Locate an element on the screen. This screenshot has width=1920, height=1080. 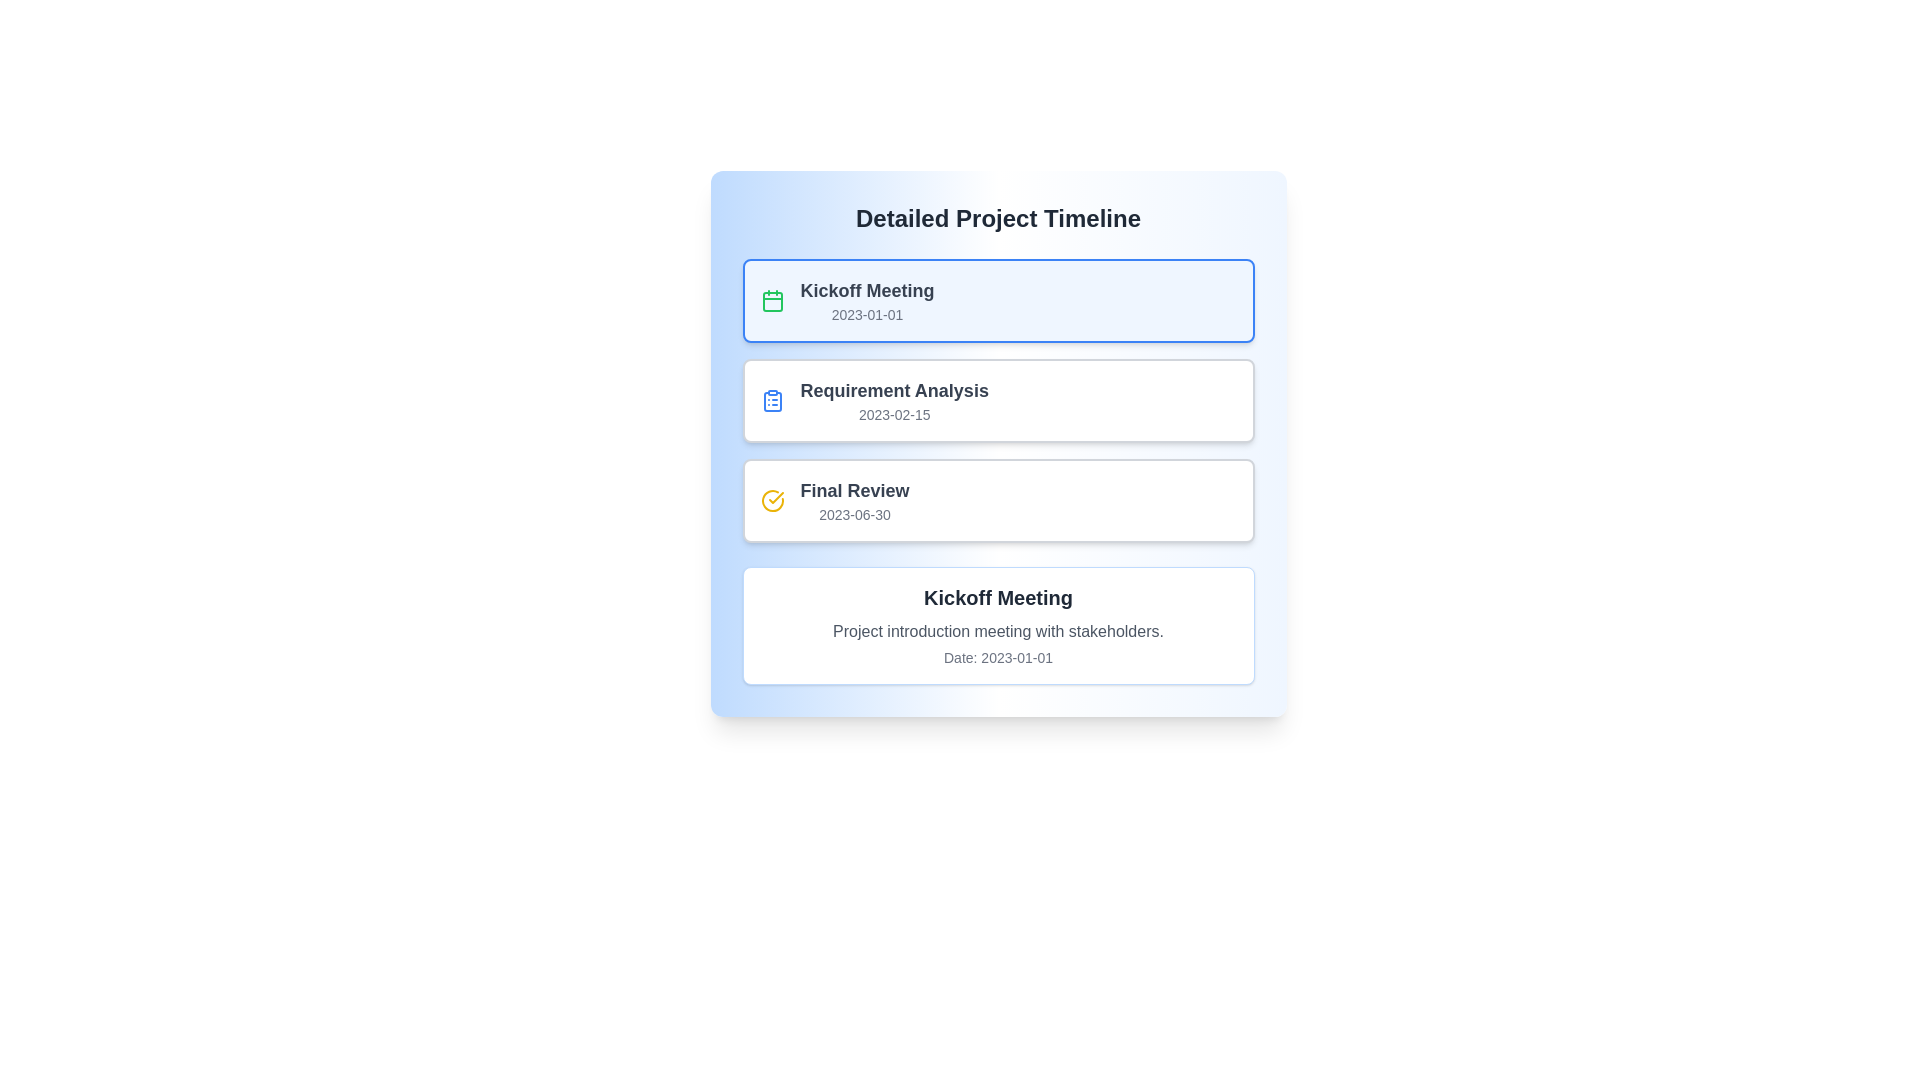
the text label displaying the date for the 'Kickoff Meeting', which is positioned below the title and description within the card layout is located at coordinates (998, 658).